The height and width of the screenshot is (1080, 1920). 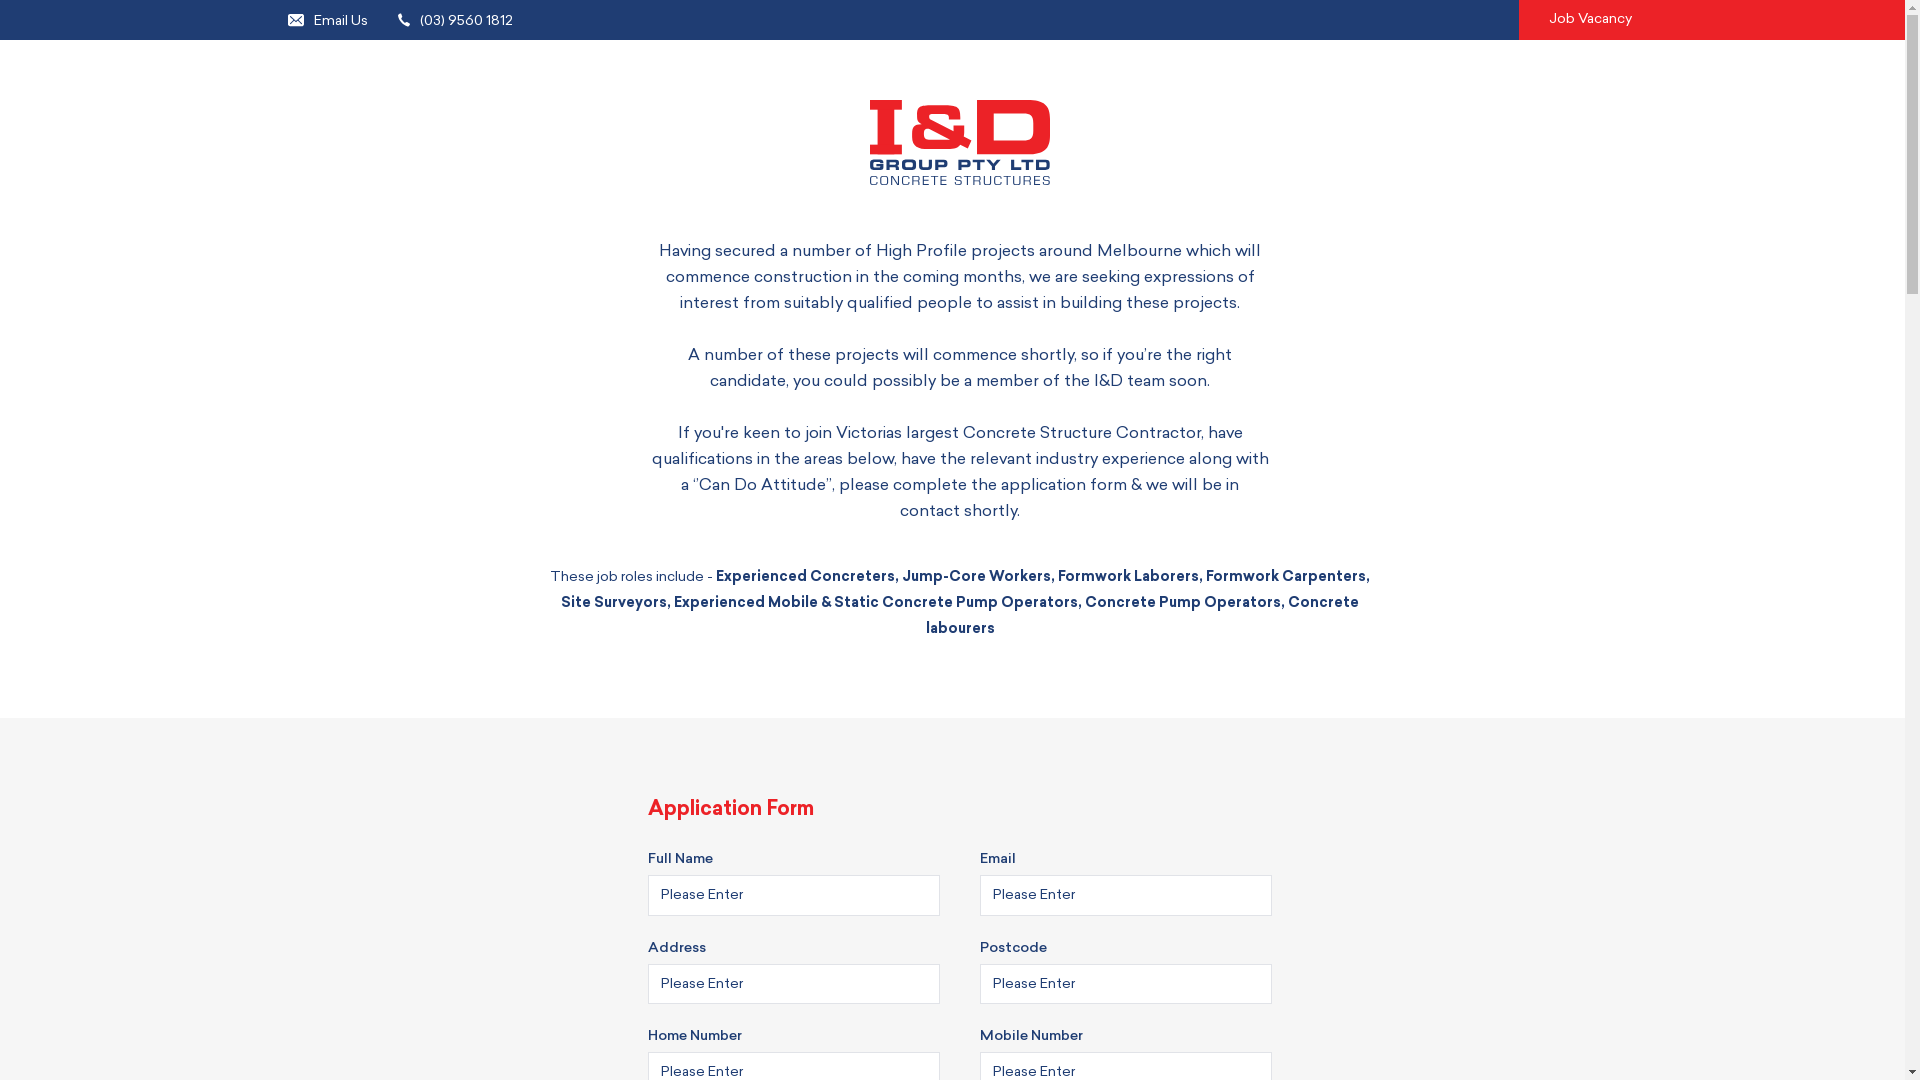 What do you see at coordinates (1574, 20) in the screenshot?
I see `'Job Vacancy'` at bounding box center [1574, 20].